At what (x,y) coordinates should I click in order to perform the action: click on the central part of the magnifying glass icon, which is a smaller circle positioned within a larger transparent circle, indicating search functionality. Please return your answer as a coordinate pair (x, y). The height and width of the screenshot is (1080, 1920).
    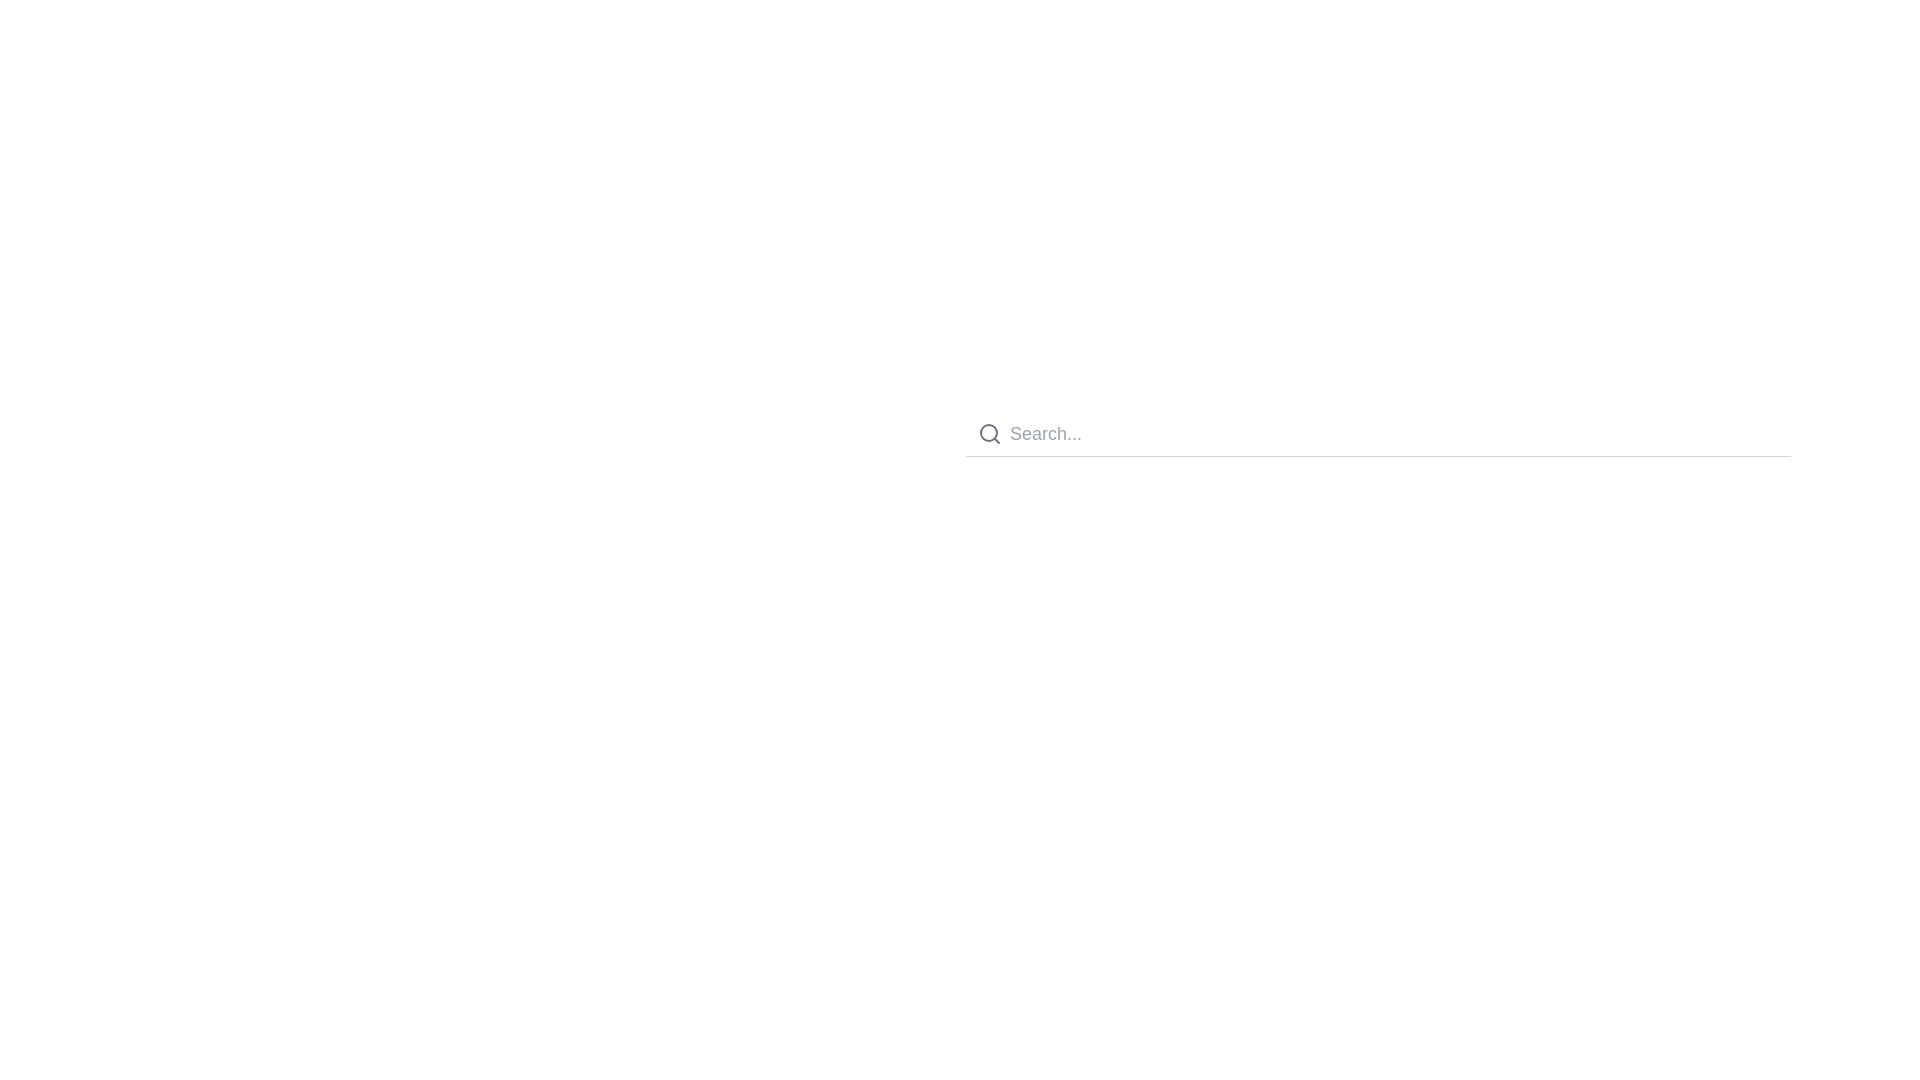
    Looking at the image, I should click on (988, 431).